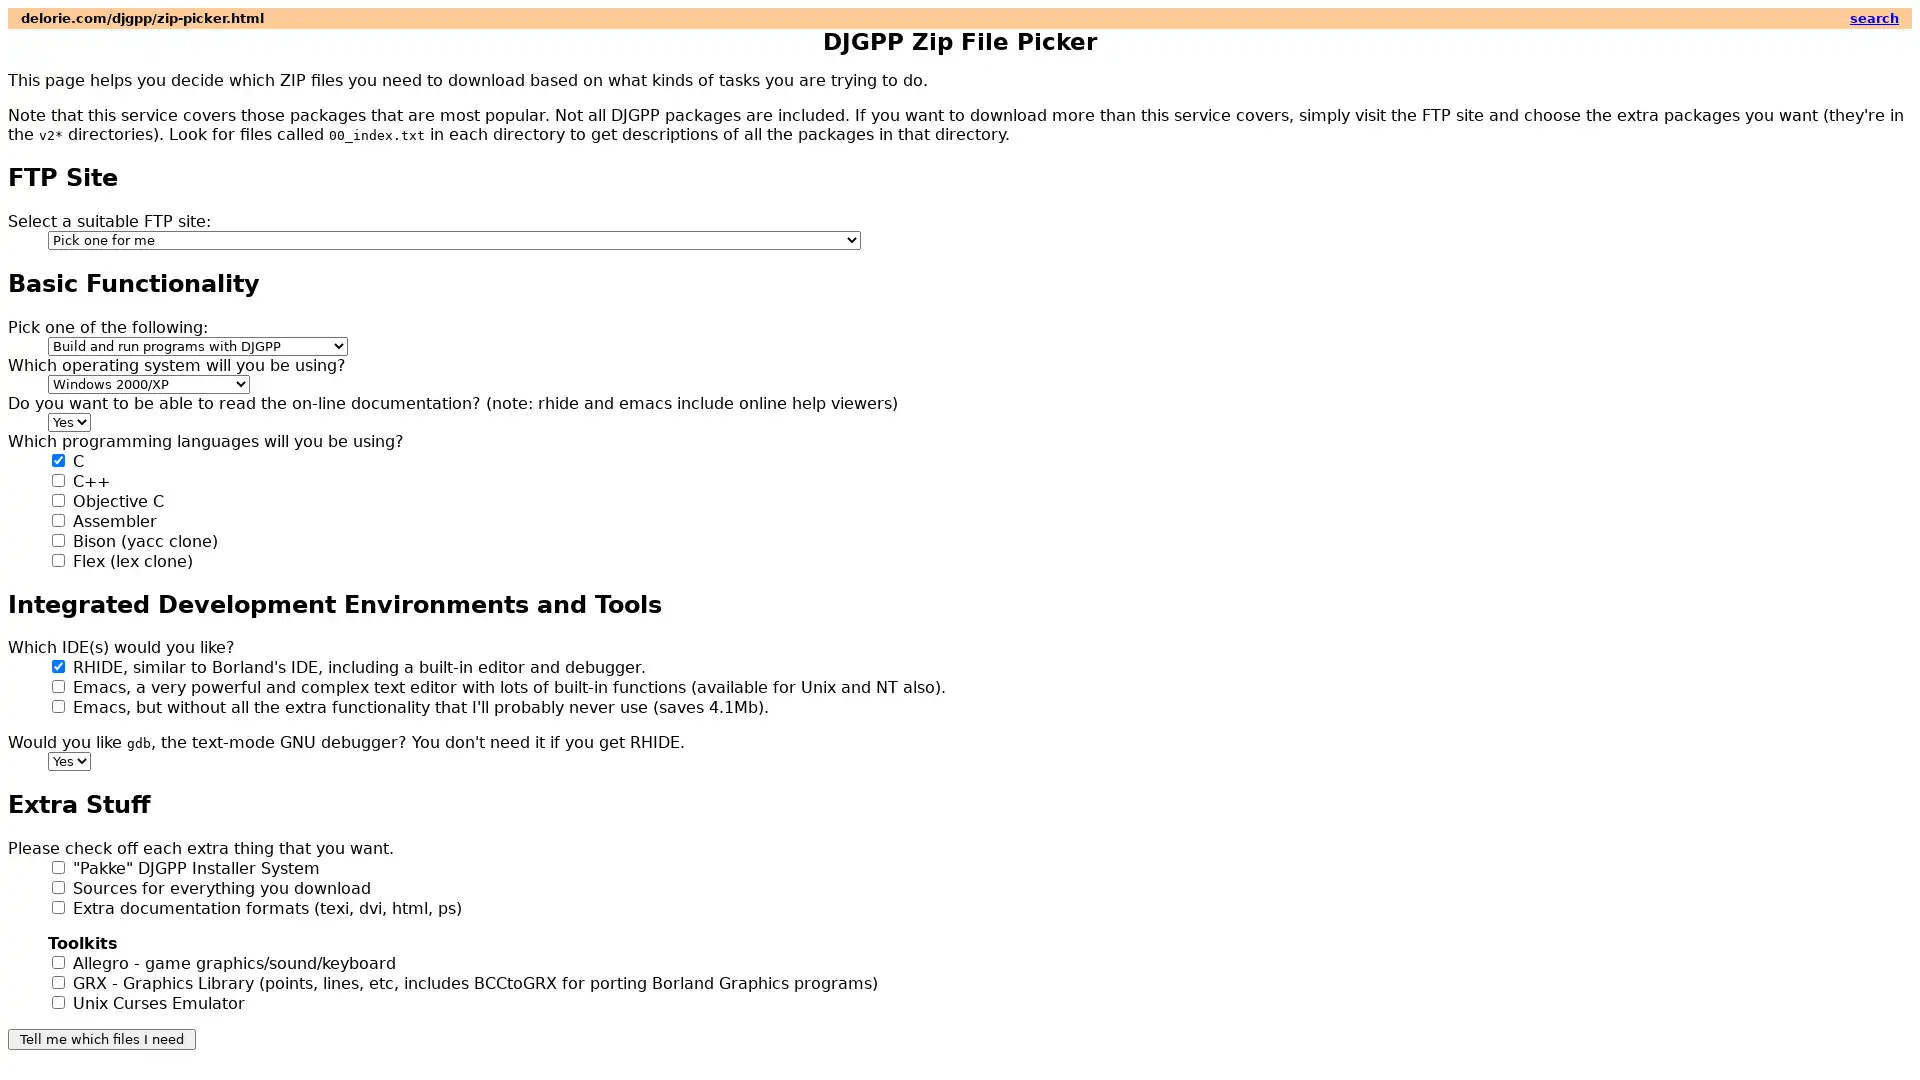 The image size is (1920, 1080). I want to click on Tell me which files I need, so click(100, 1038).